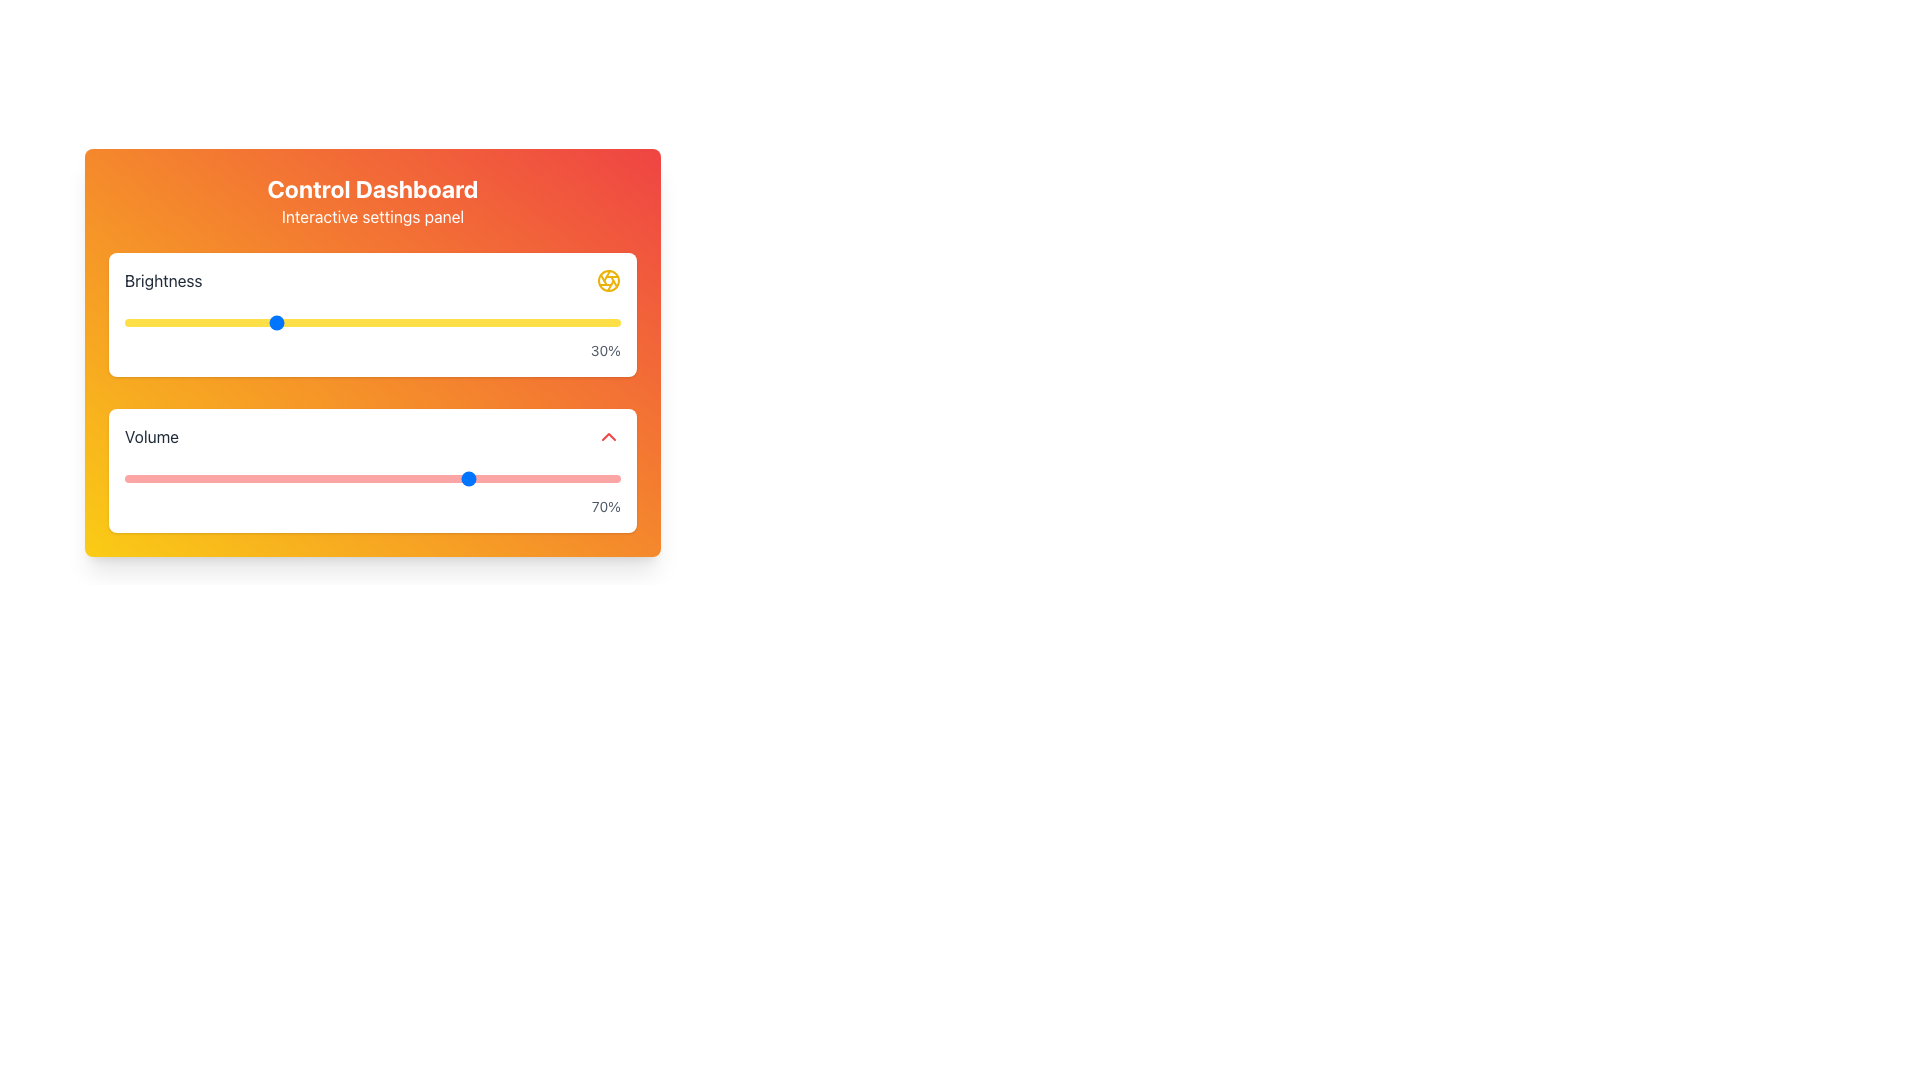 The height and width of the screenshot is (1080, 1920). I want to click on text label 'Interactive settings panel' located beneath the title 'Control Dashboard' in the settings panel, so click(373, 216).